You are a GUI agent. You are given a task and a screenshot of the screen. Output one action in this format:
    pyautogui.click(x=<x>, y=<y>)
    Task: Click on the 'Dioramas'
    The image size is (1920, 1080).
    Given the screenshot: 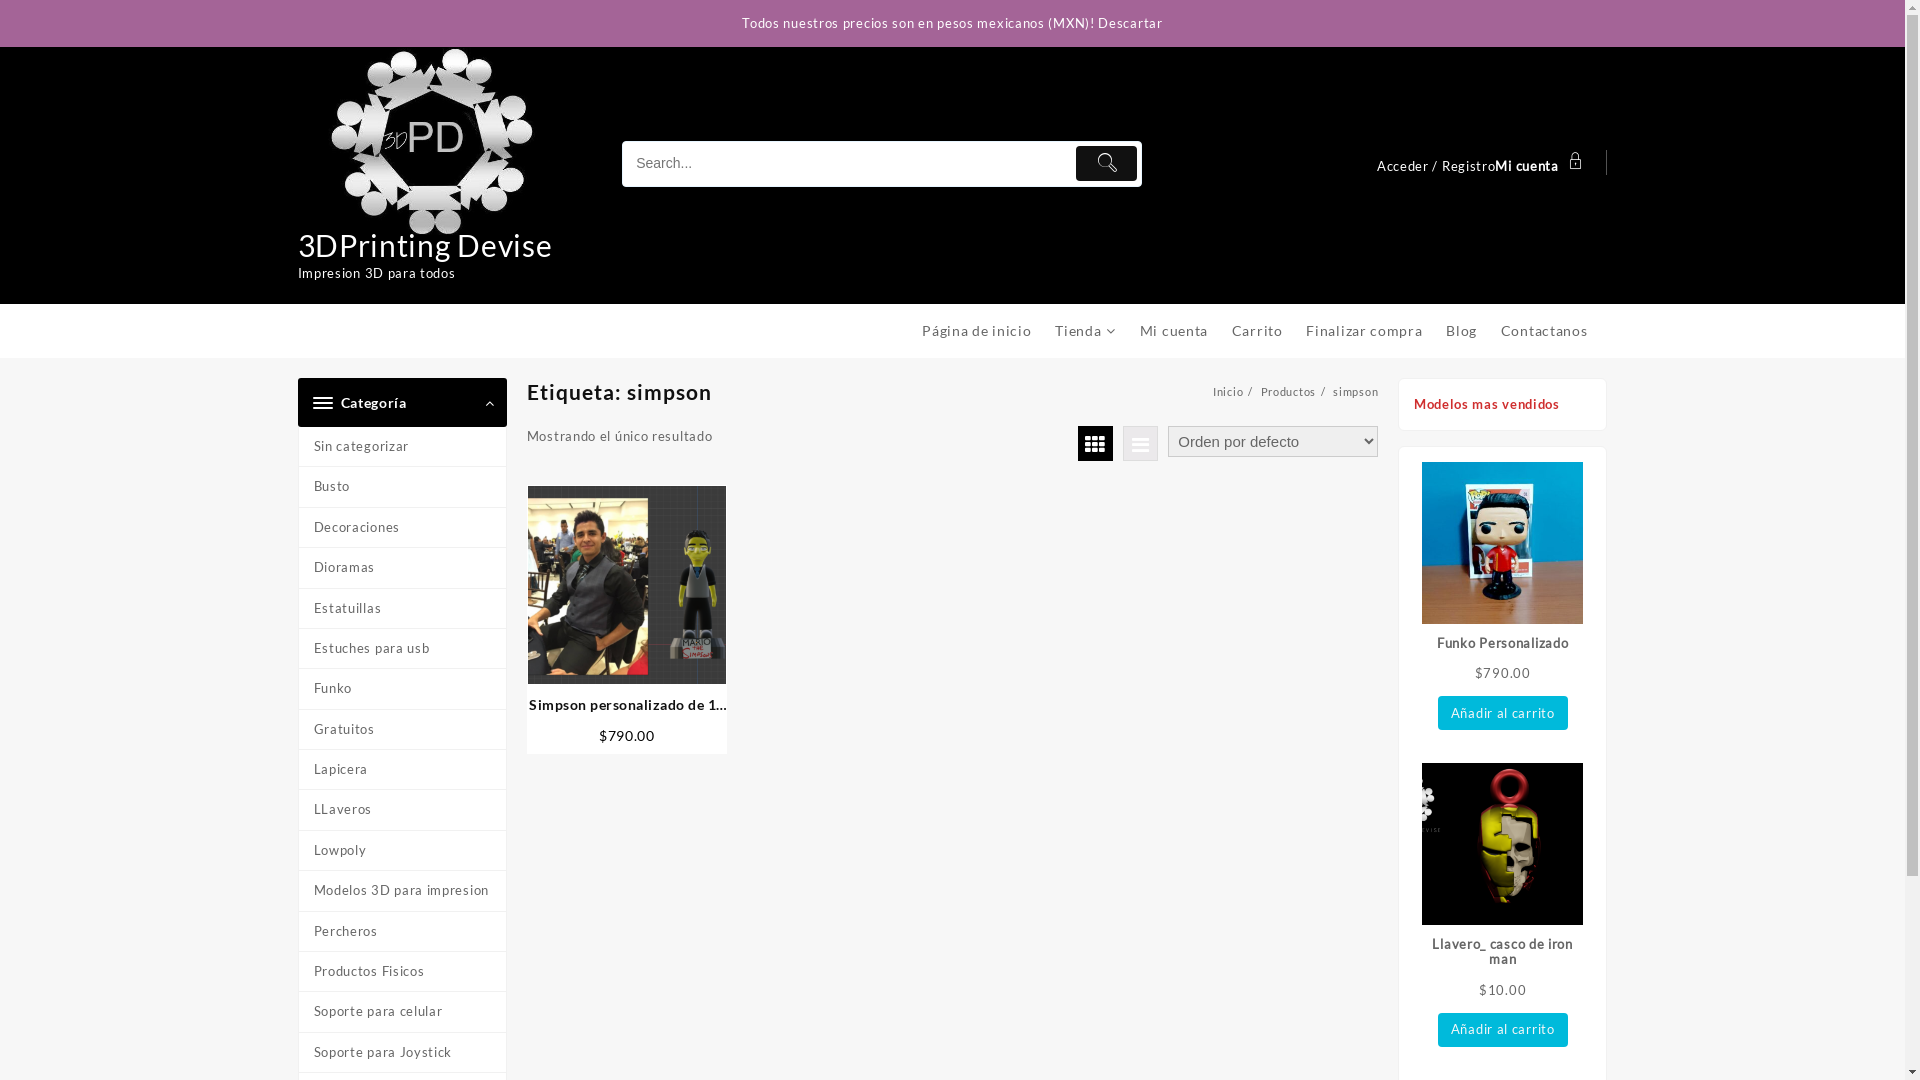 What is the action you would take?
    pyautogui.click(x=401, y=567)
    